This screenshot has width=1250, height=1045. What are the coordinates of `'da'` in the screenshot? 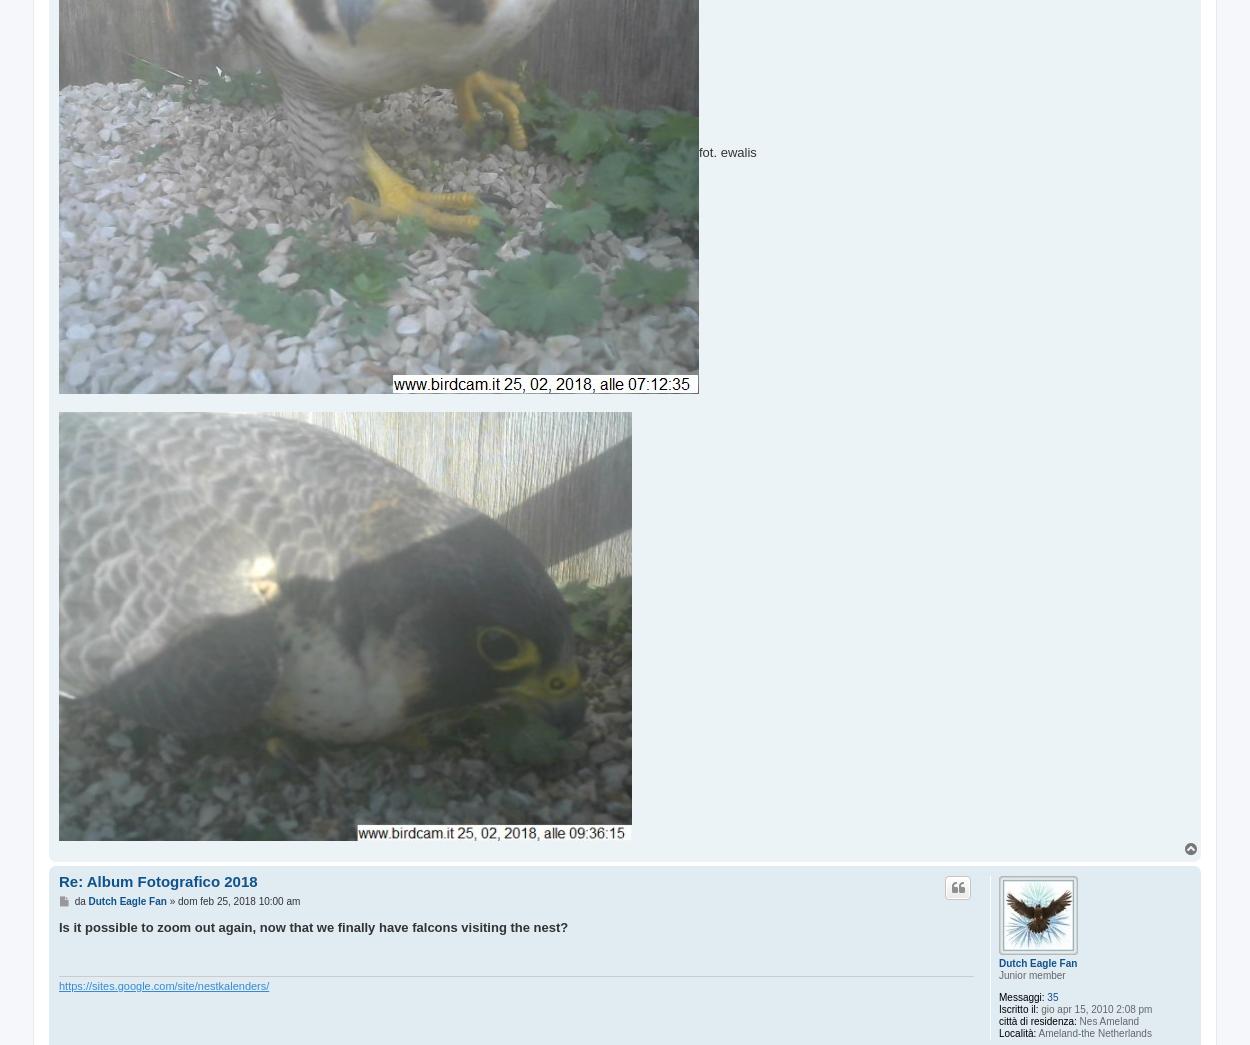 It's located at (80, 901).